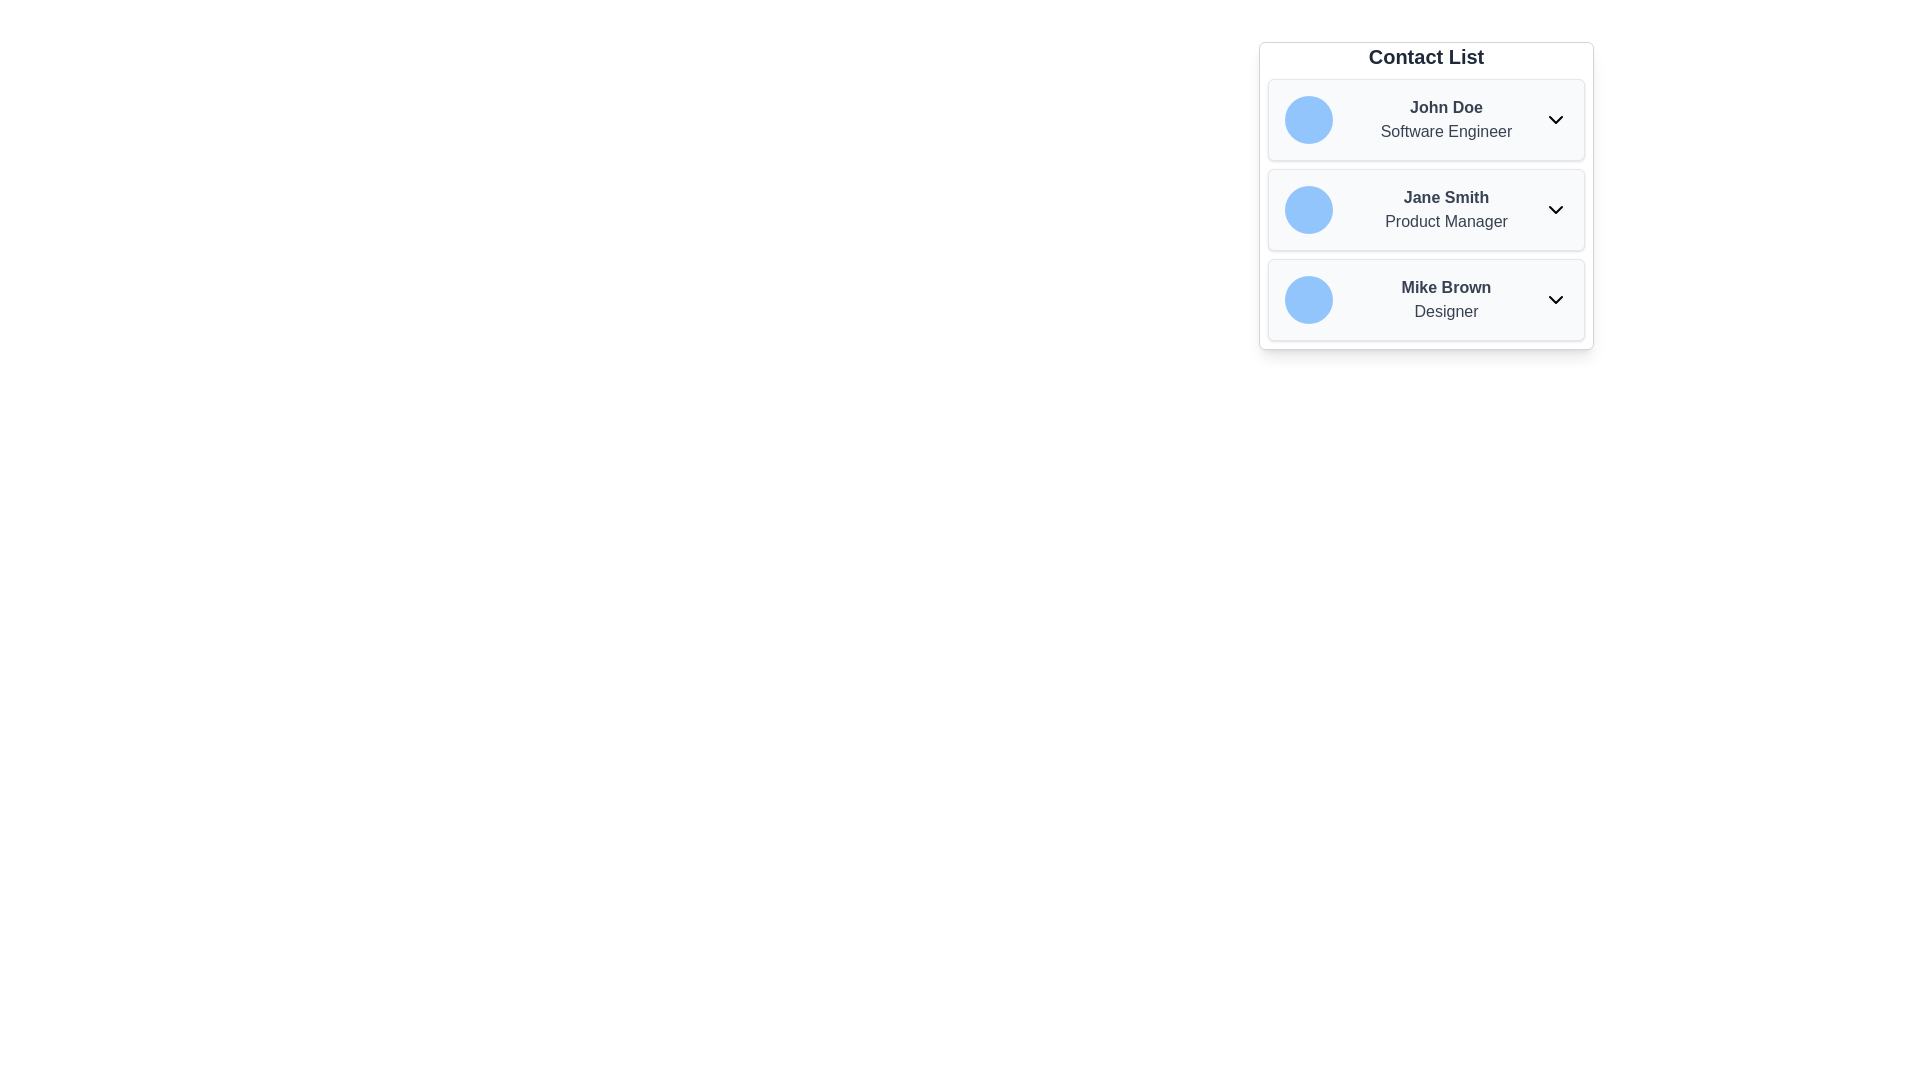 This screenshot has height=1080, width=1920. I want to click on the text element displaying the contact name 'Jane Smith', which is located in the second card of a vertical list of contacts, positioned above the designation 'Product Manager', so click(1446, 197).